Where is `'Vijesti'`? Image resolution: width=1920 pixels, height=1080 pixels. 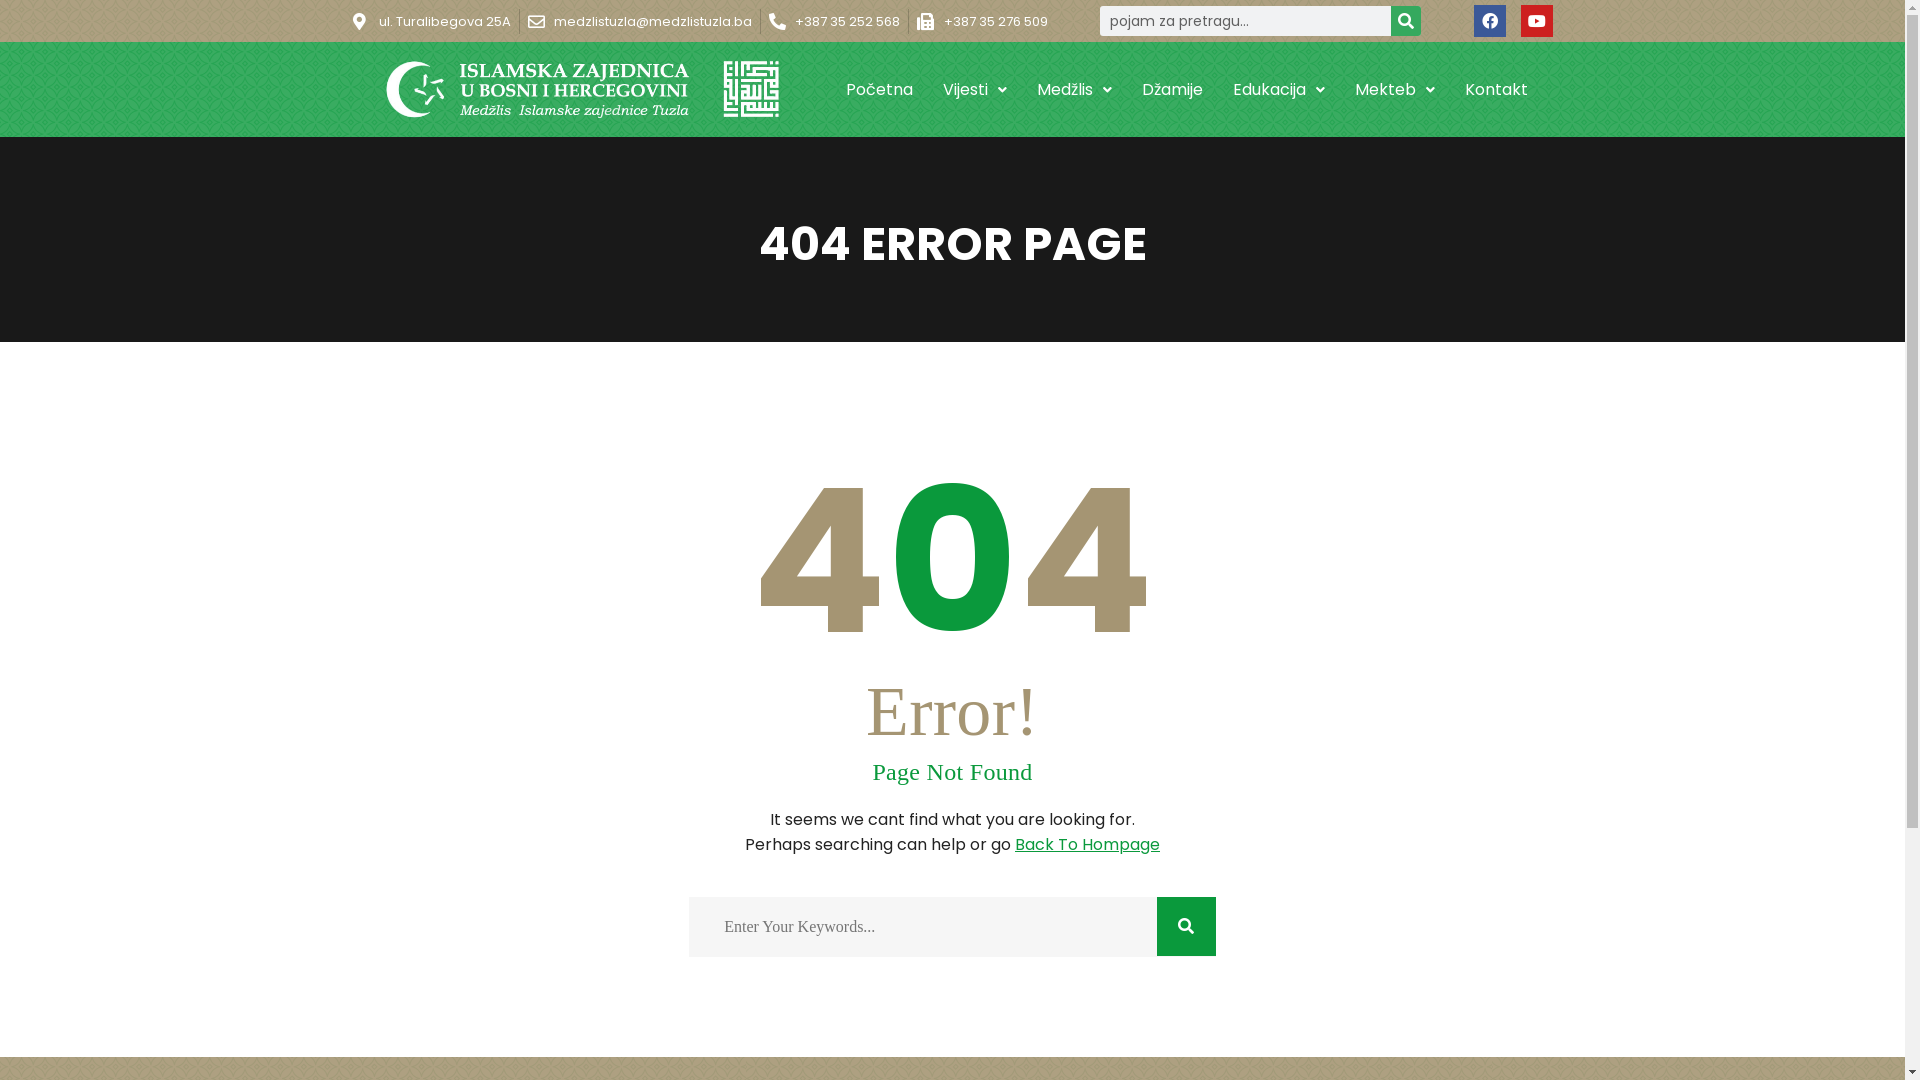
'Vijesti' is located at coordinates (926, 87).